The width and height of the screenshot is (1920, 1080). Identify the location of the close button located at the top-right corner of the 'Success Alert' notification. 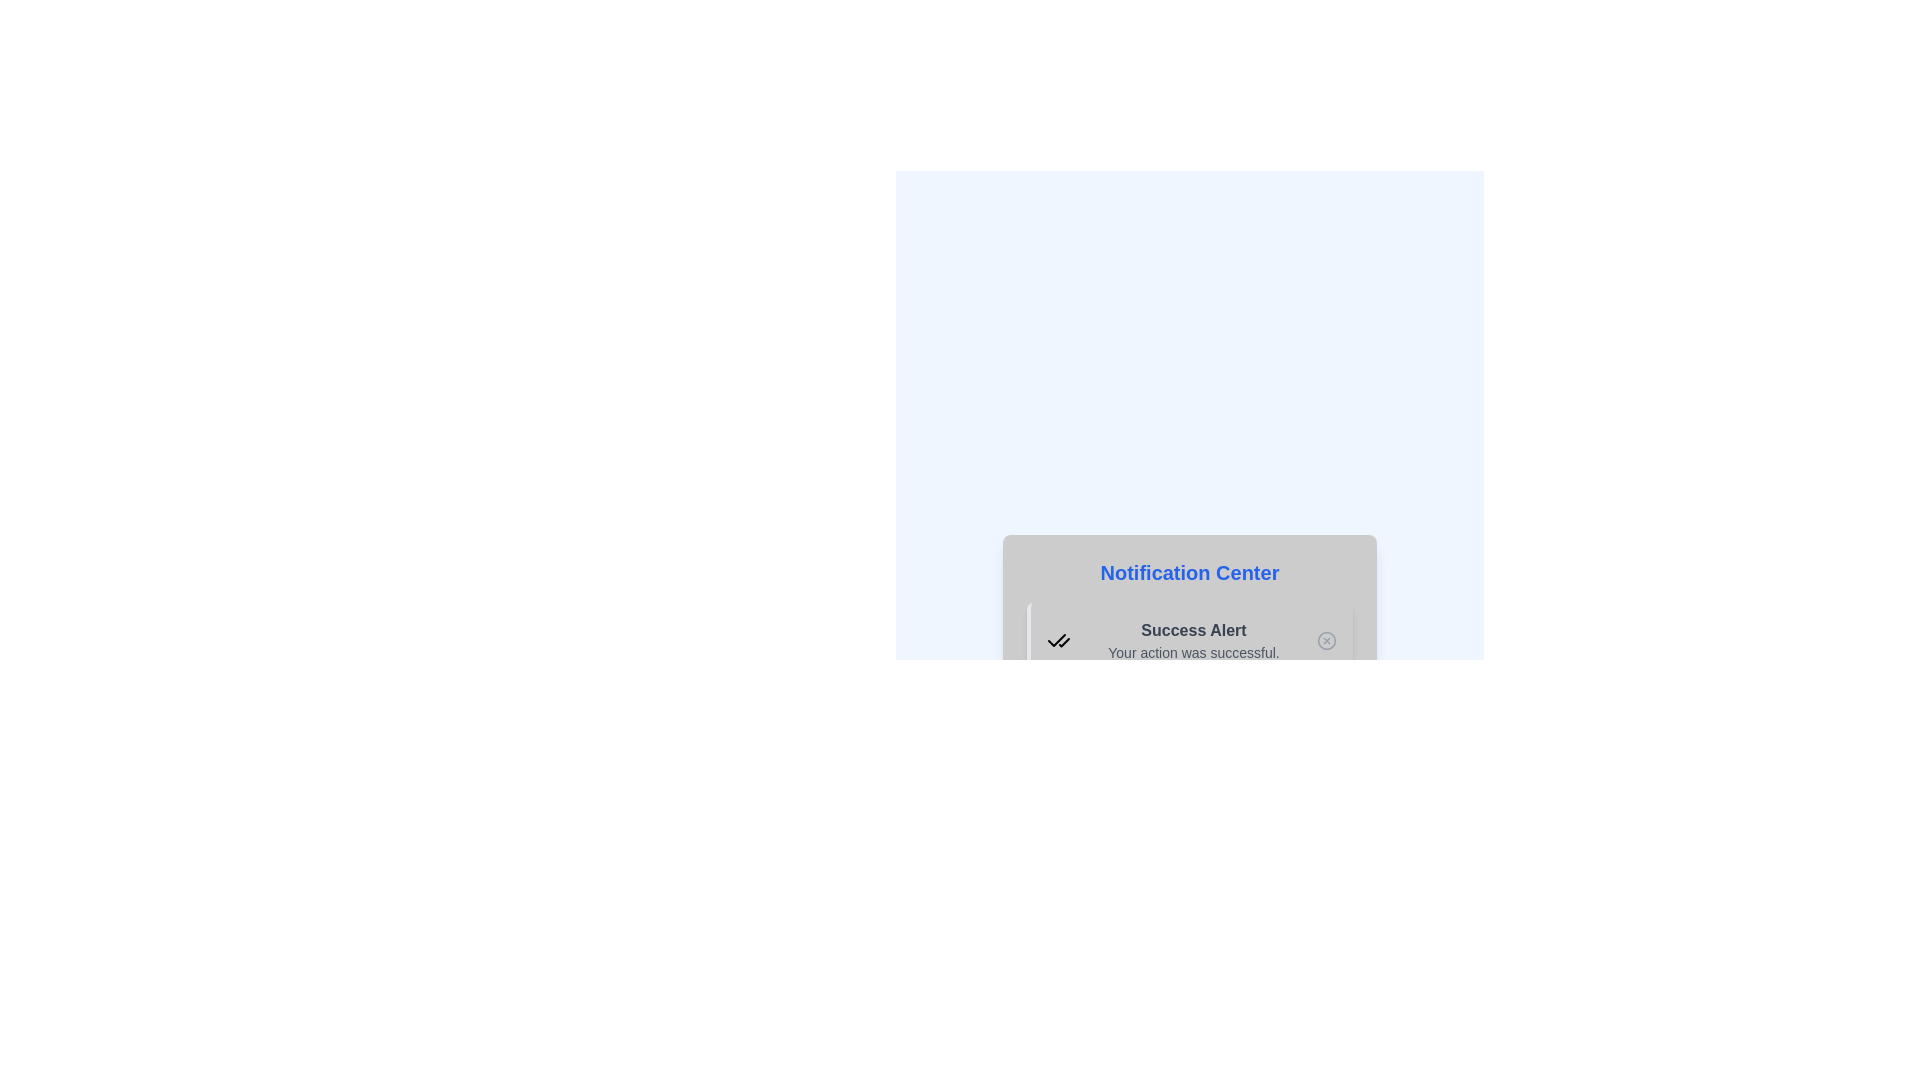
(1326, 640).